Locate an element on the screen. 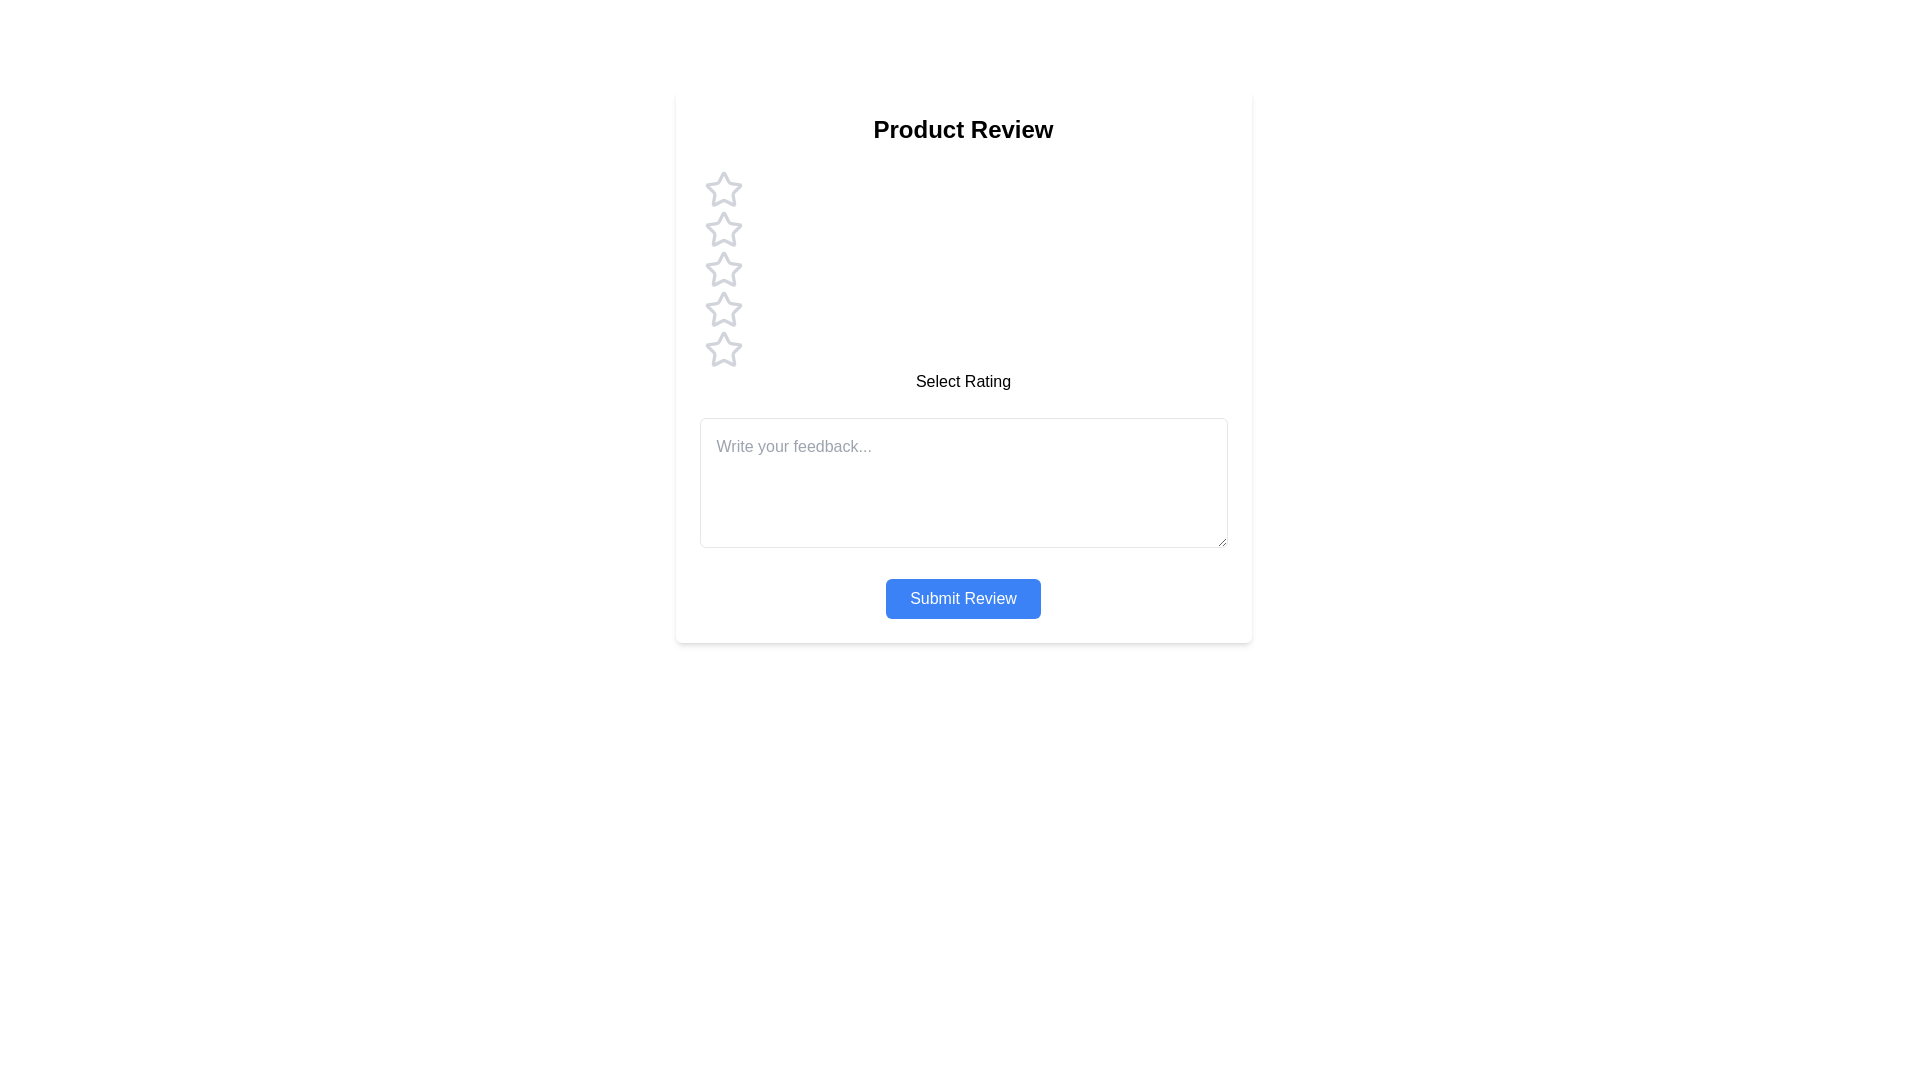  the topmost star-shaped rating icon in the feedback form is located at coordinates (722, 189).